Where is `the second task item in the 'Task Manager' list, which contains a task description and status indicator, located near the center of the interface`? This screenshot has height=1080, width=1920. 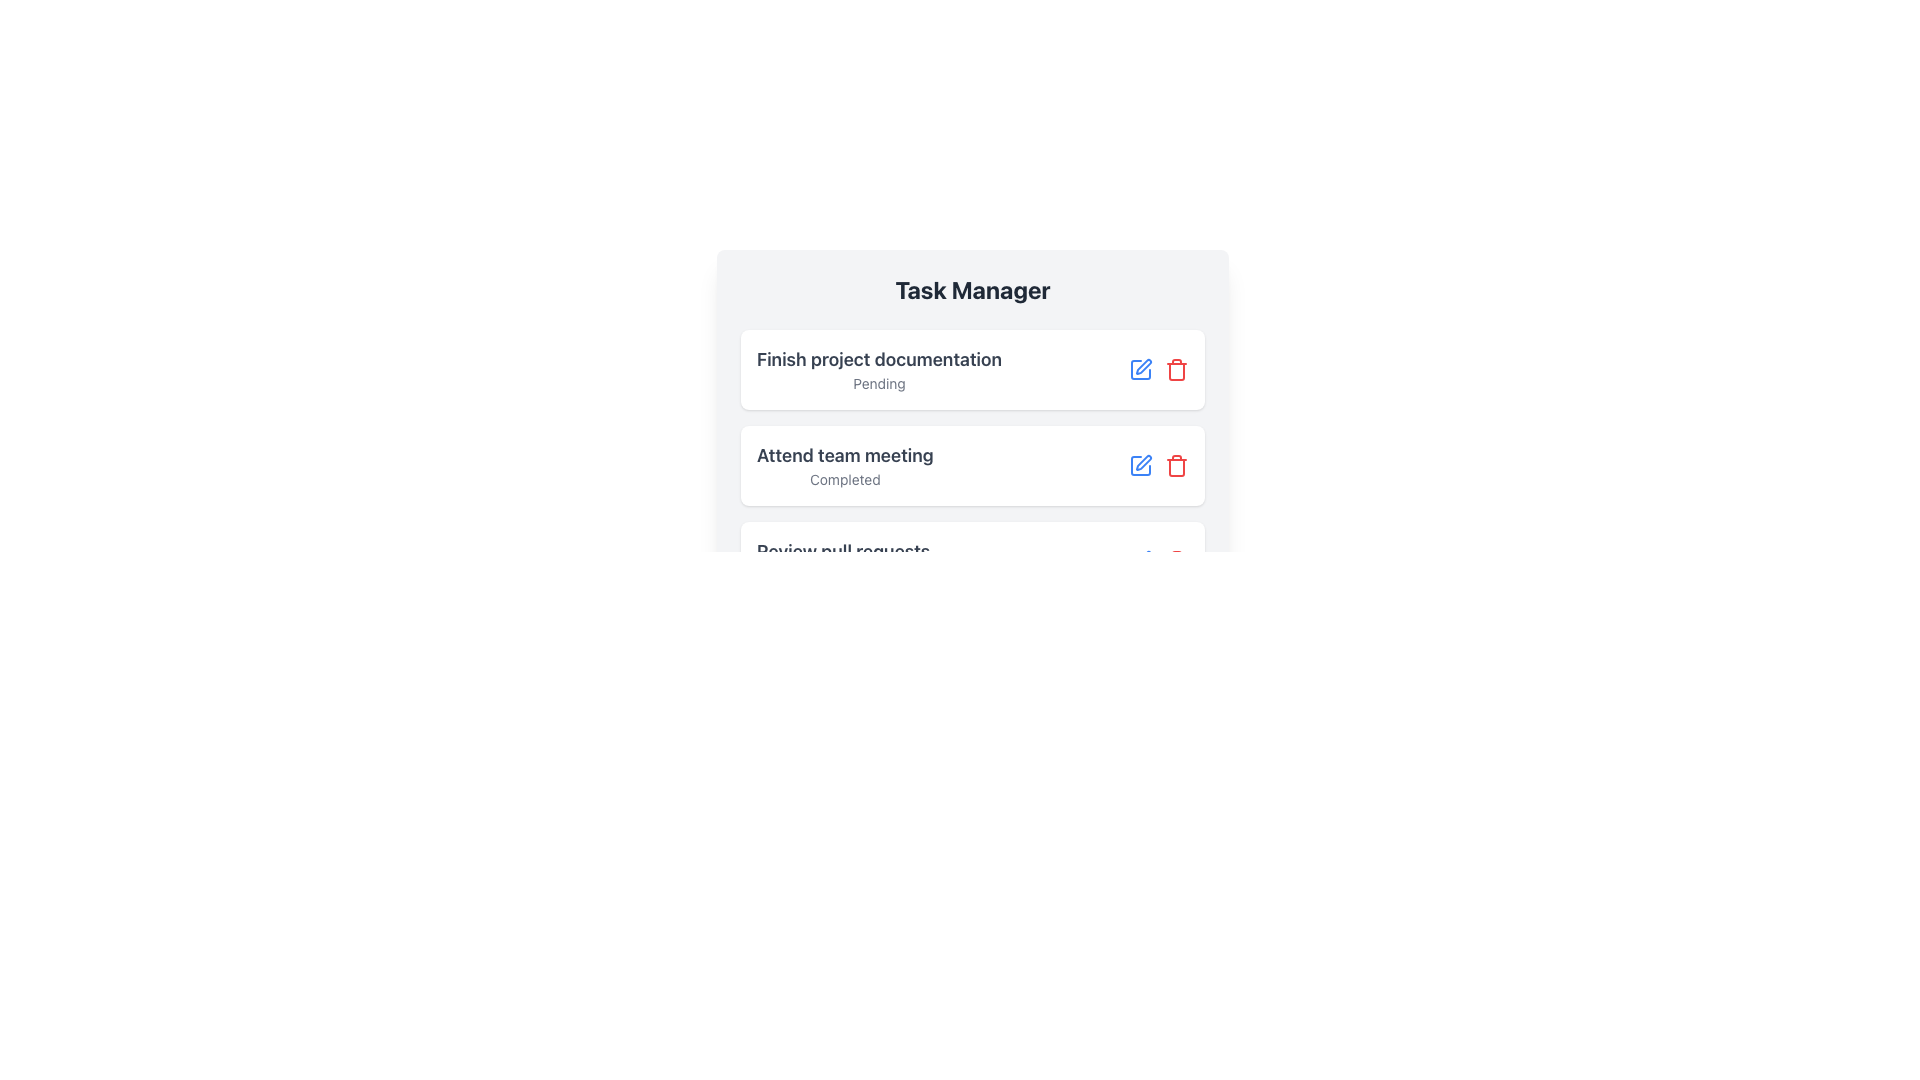 the second task item in the 'Task Manager' list, which contains a task description and status indicator, located near the center of the interface is located at coordinates (973, 466).